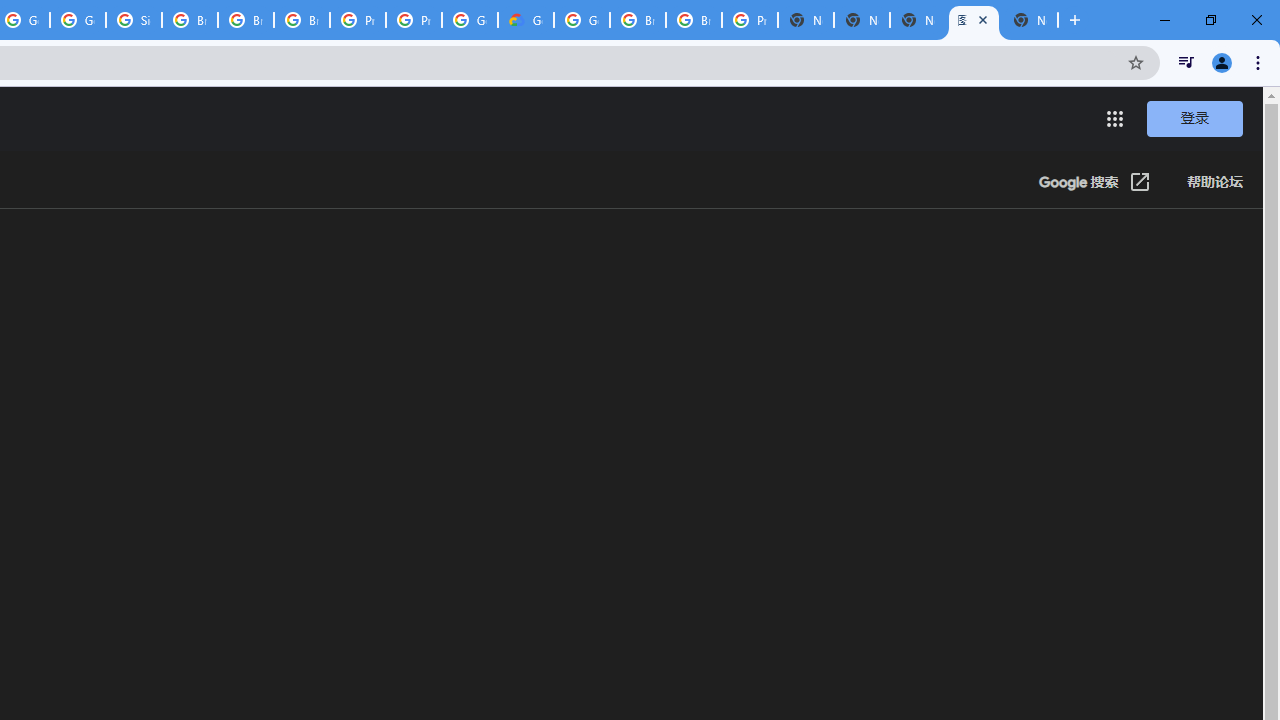 The height and width of the screenshot is (720, 1280). Describe the element at coordinates (1030, 20) in the screenshot. I see `'New Tab'` at that location.